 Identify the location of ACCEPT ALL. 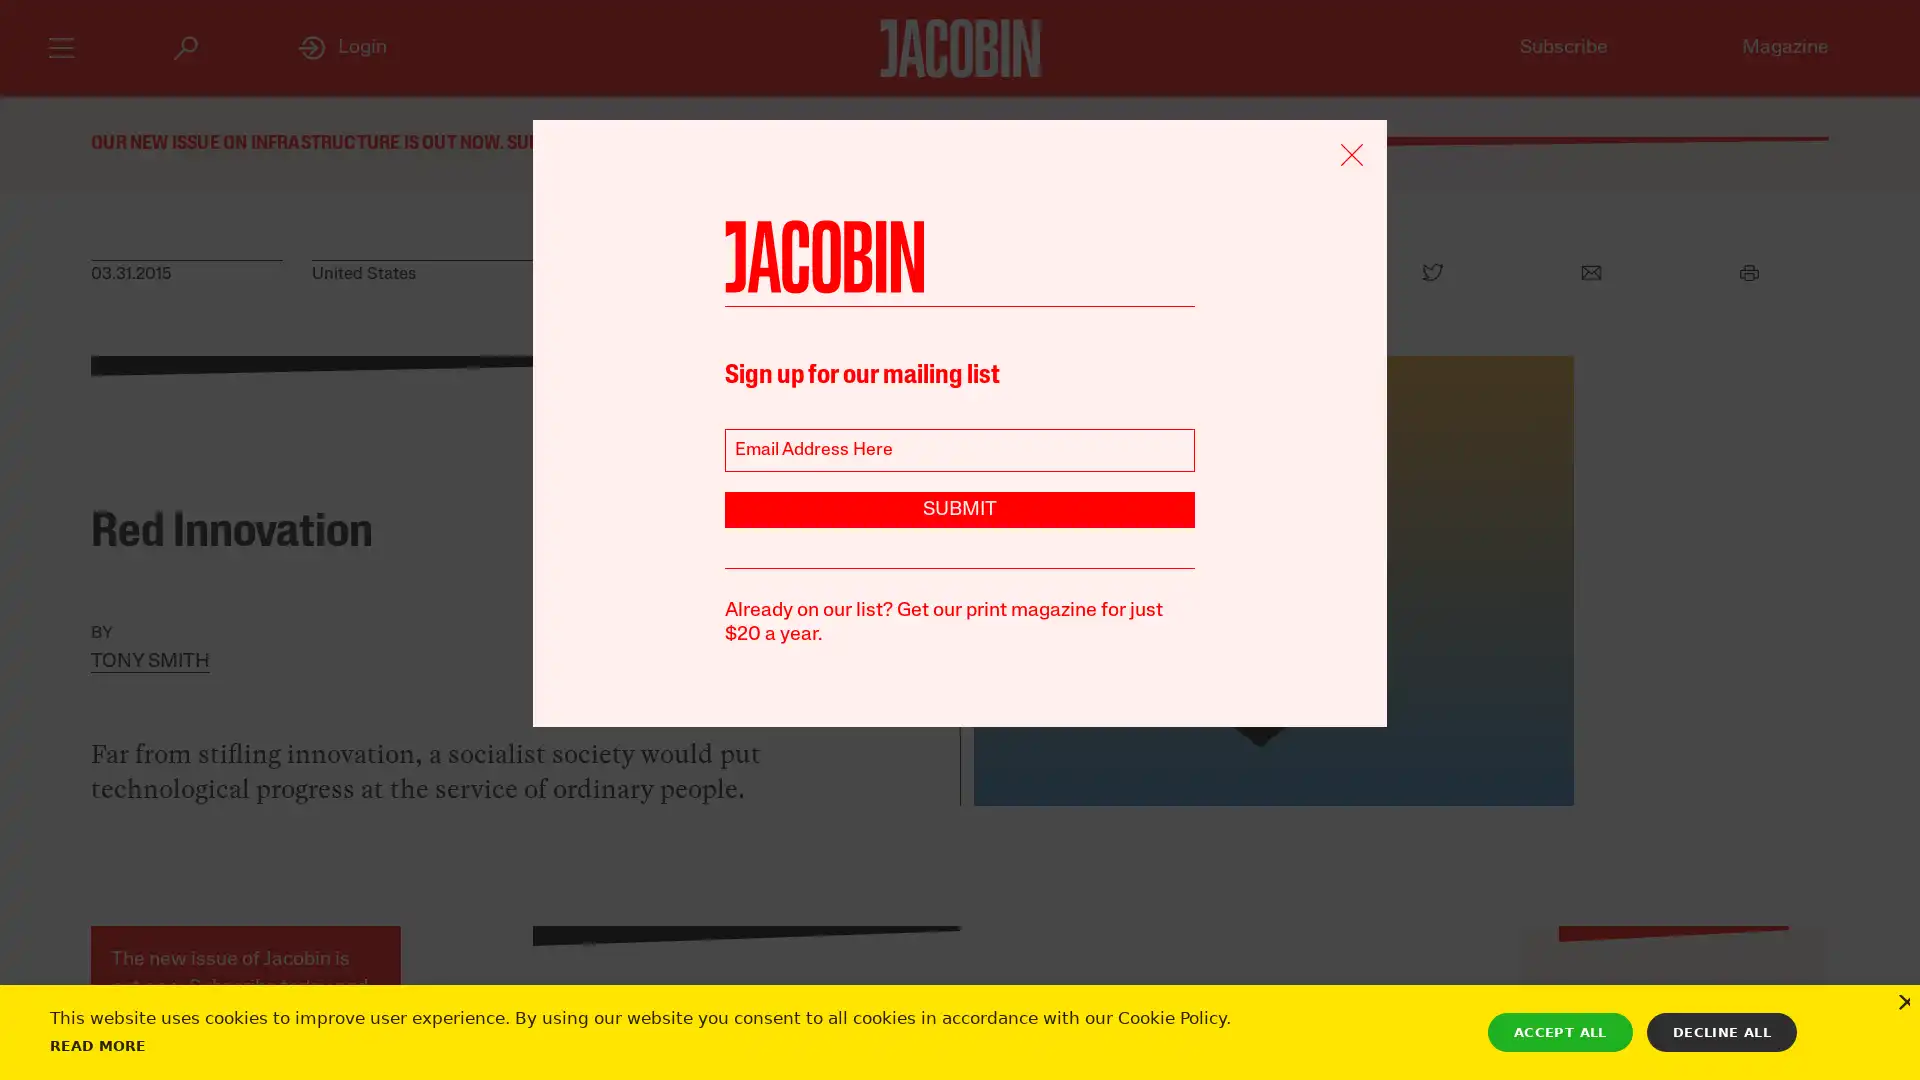
(1558, 1031).